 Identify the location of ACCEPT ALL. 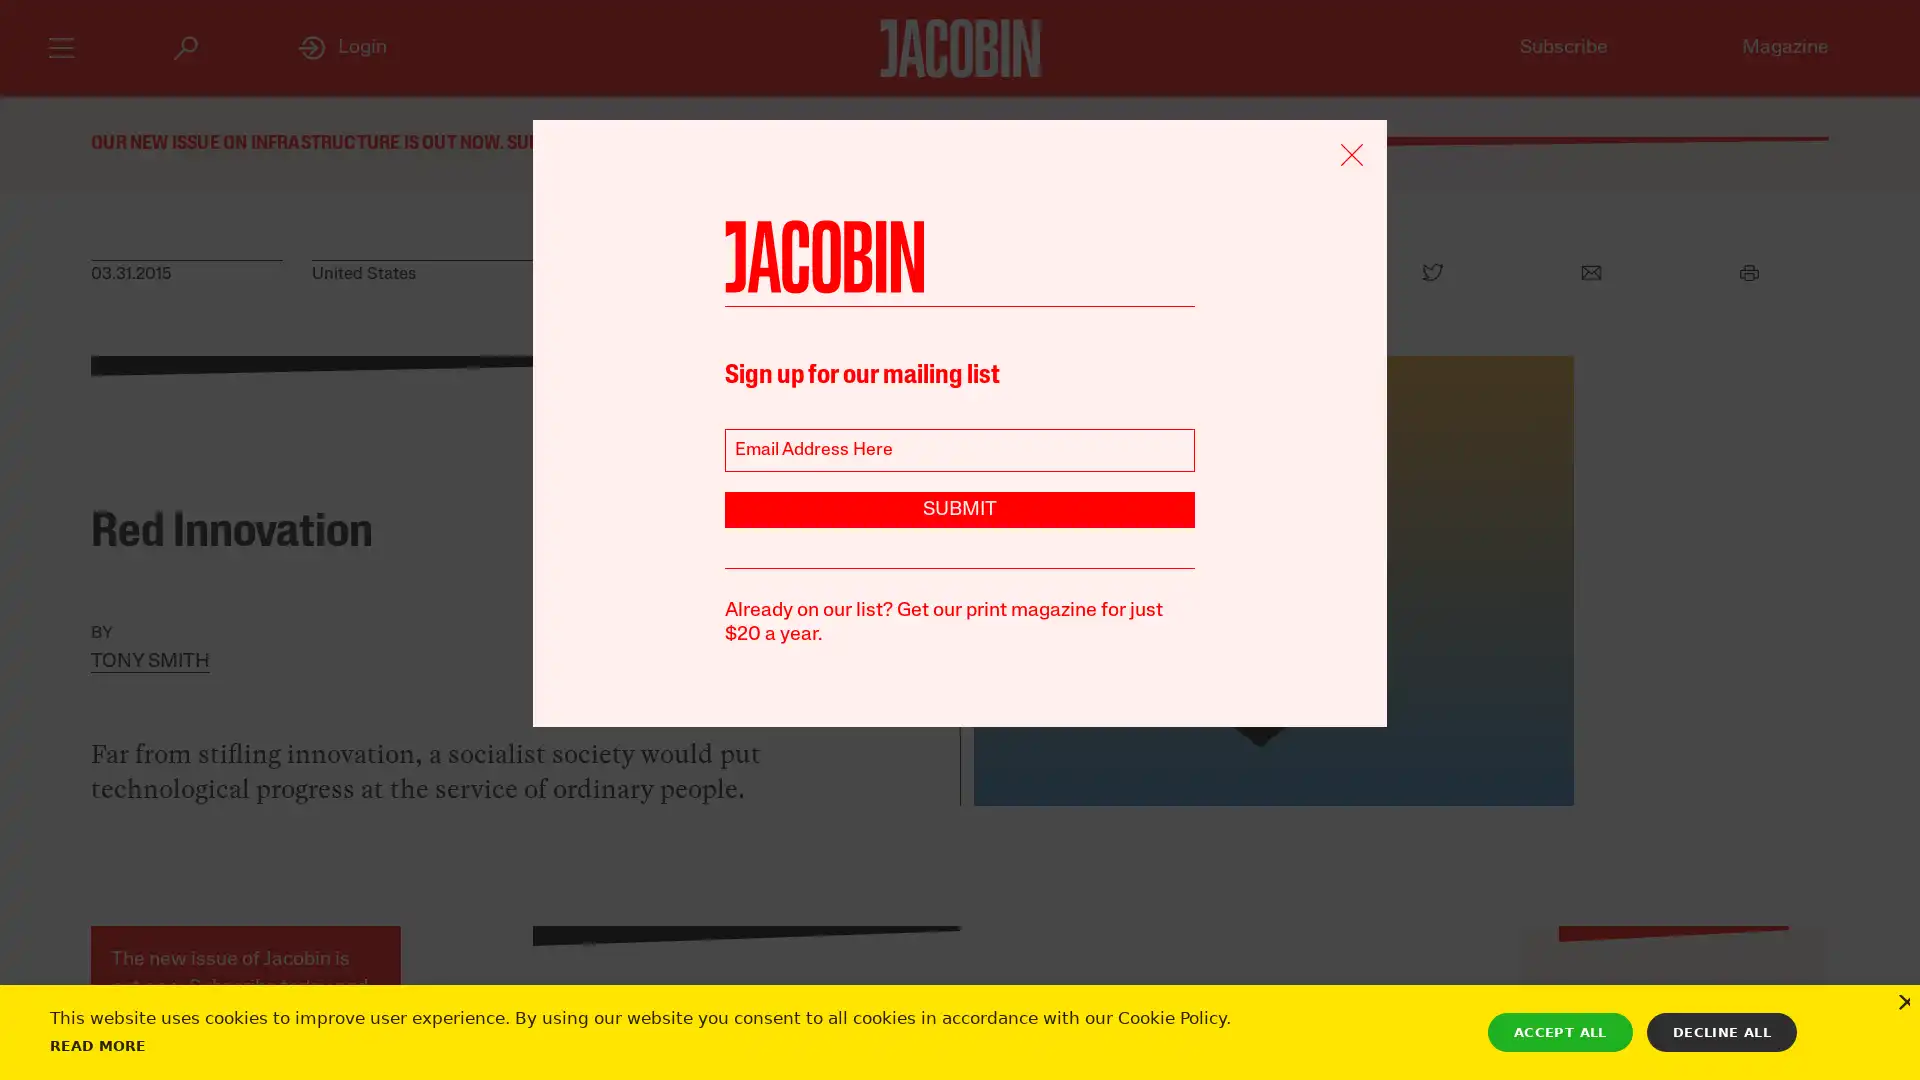
(1558, 1031).